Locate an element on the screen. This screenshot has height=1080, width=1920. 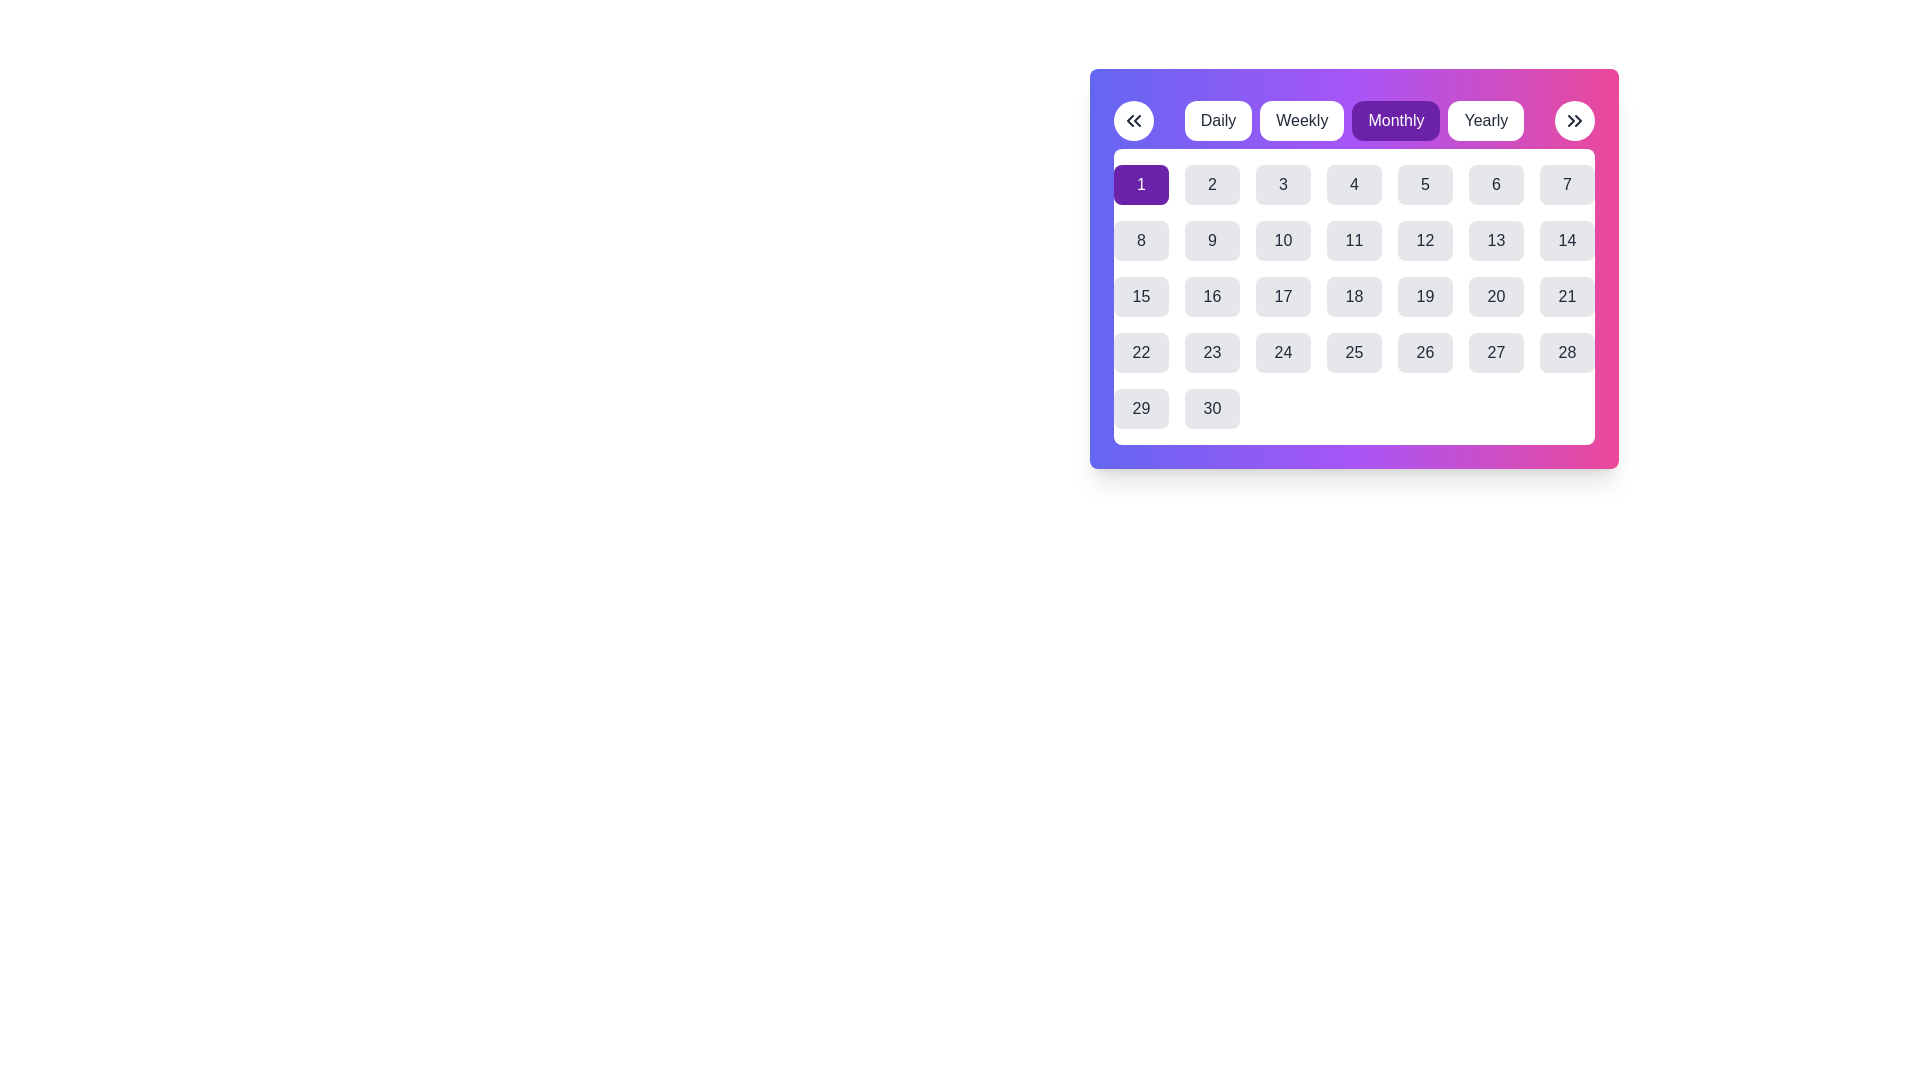
the button displaying the number '26' in the calendar widget is located at coordinates (1424, 352).